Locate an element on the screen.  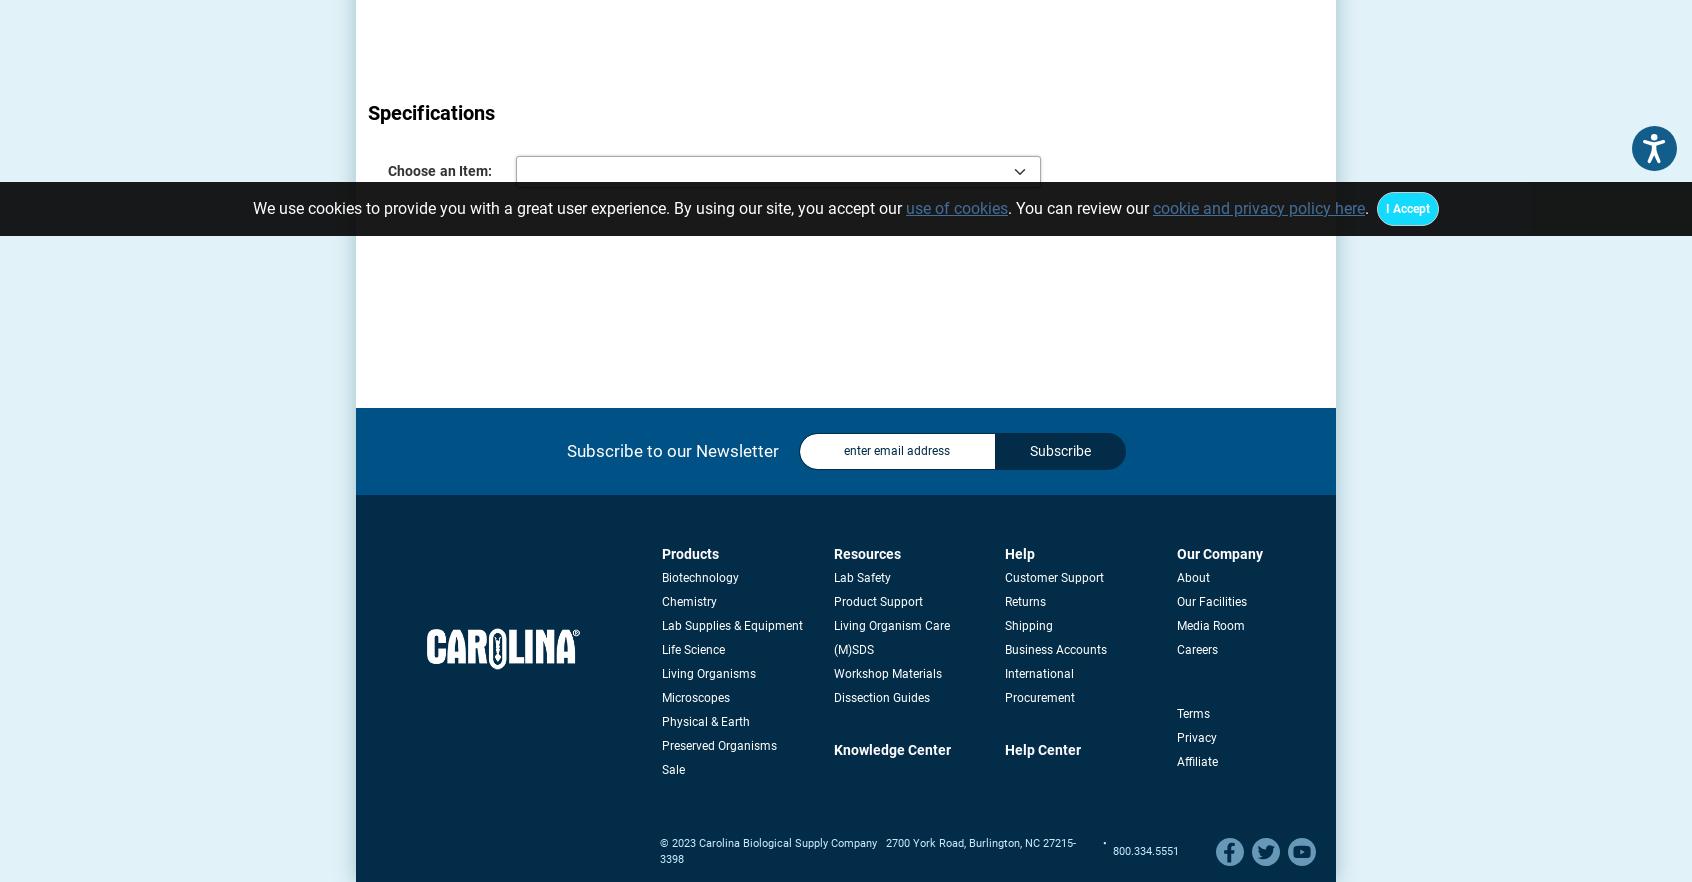
'Living Organisms' is located at coordinates (707, 673).